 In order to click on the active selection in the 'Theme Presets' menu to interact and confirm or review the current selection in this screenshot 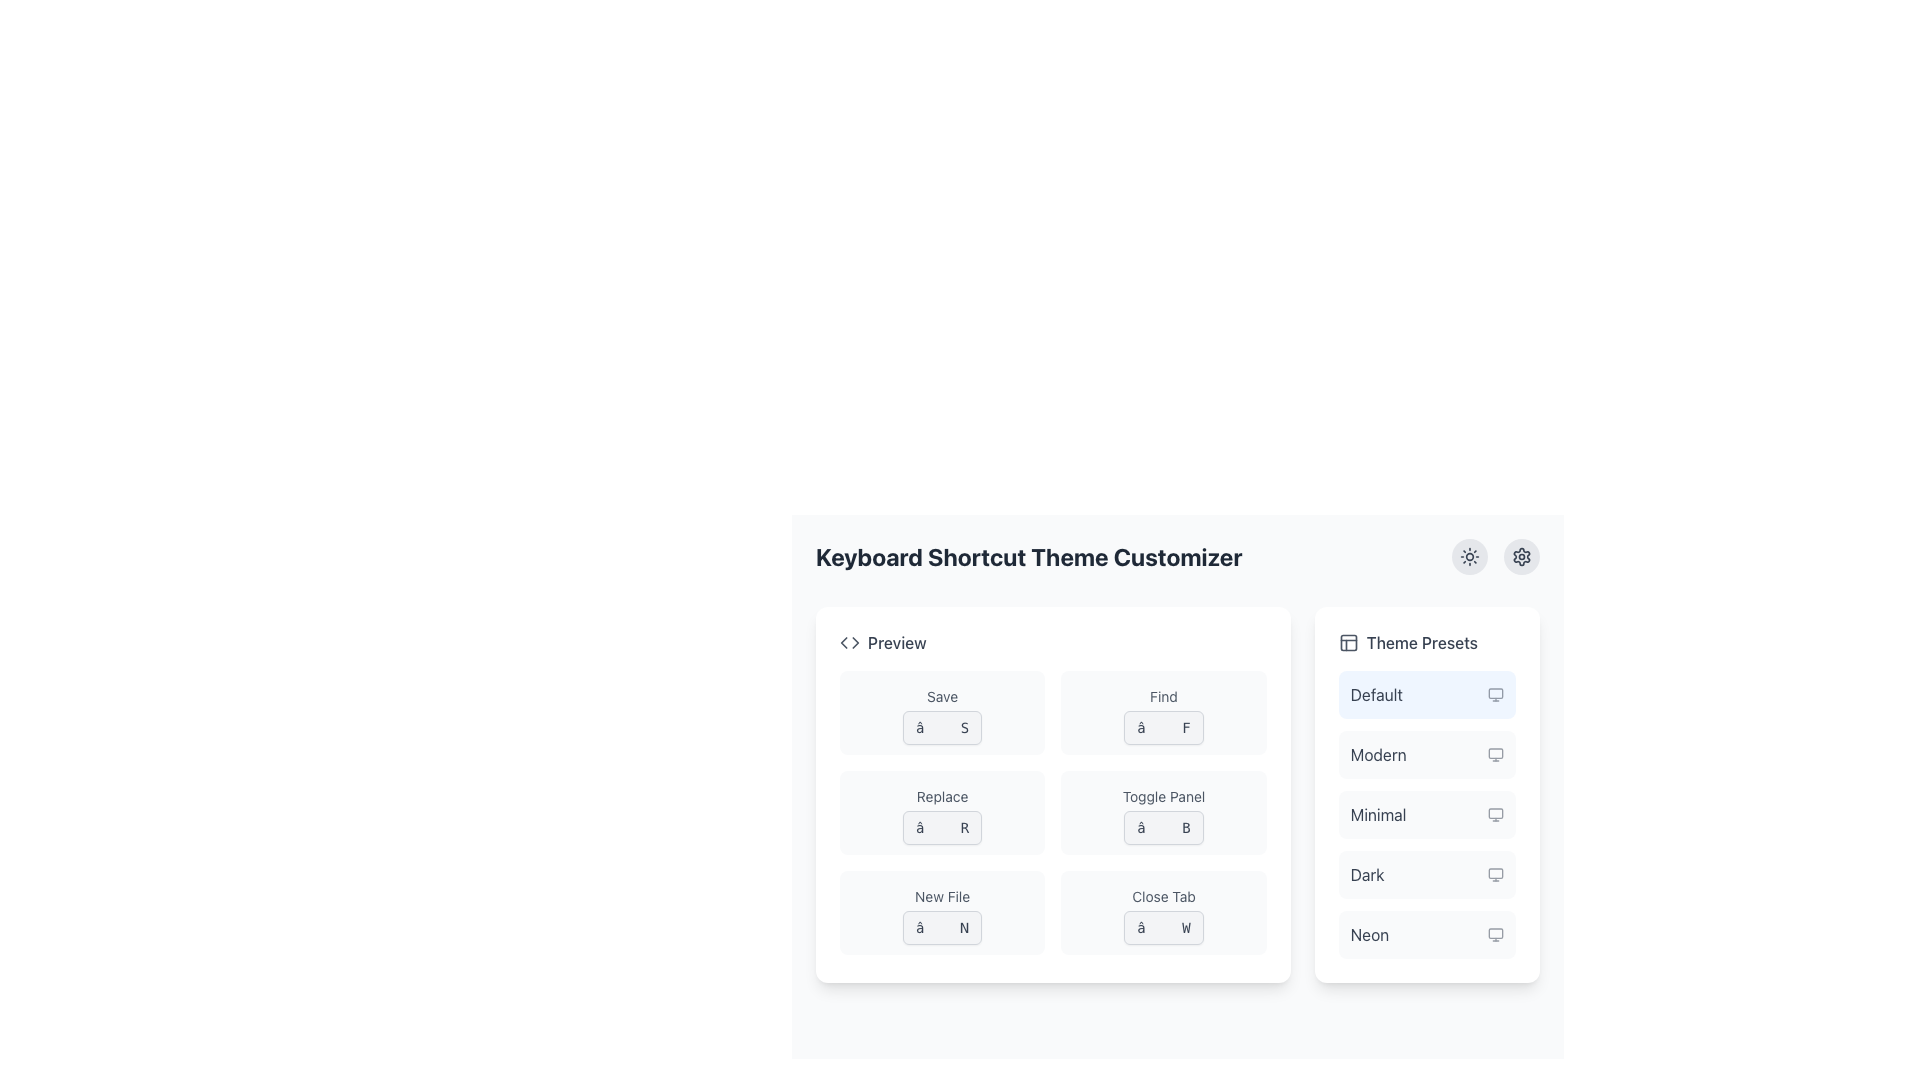, I will do `click(1375, 693)`.